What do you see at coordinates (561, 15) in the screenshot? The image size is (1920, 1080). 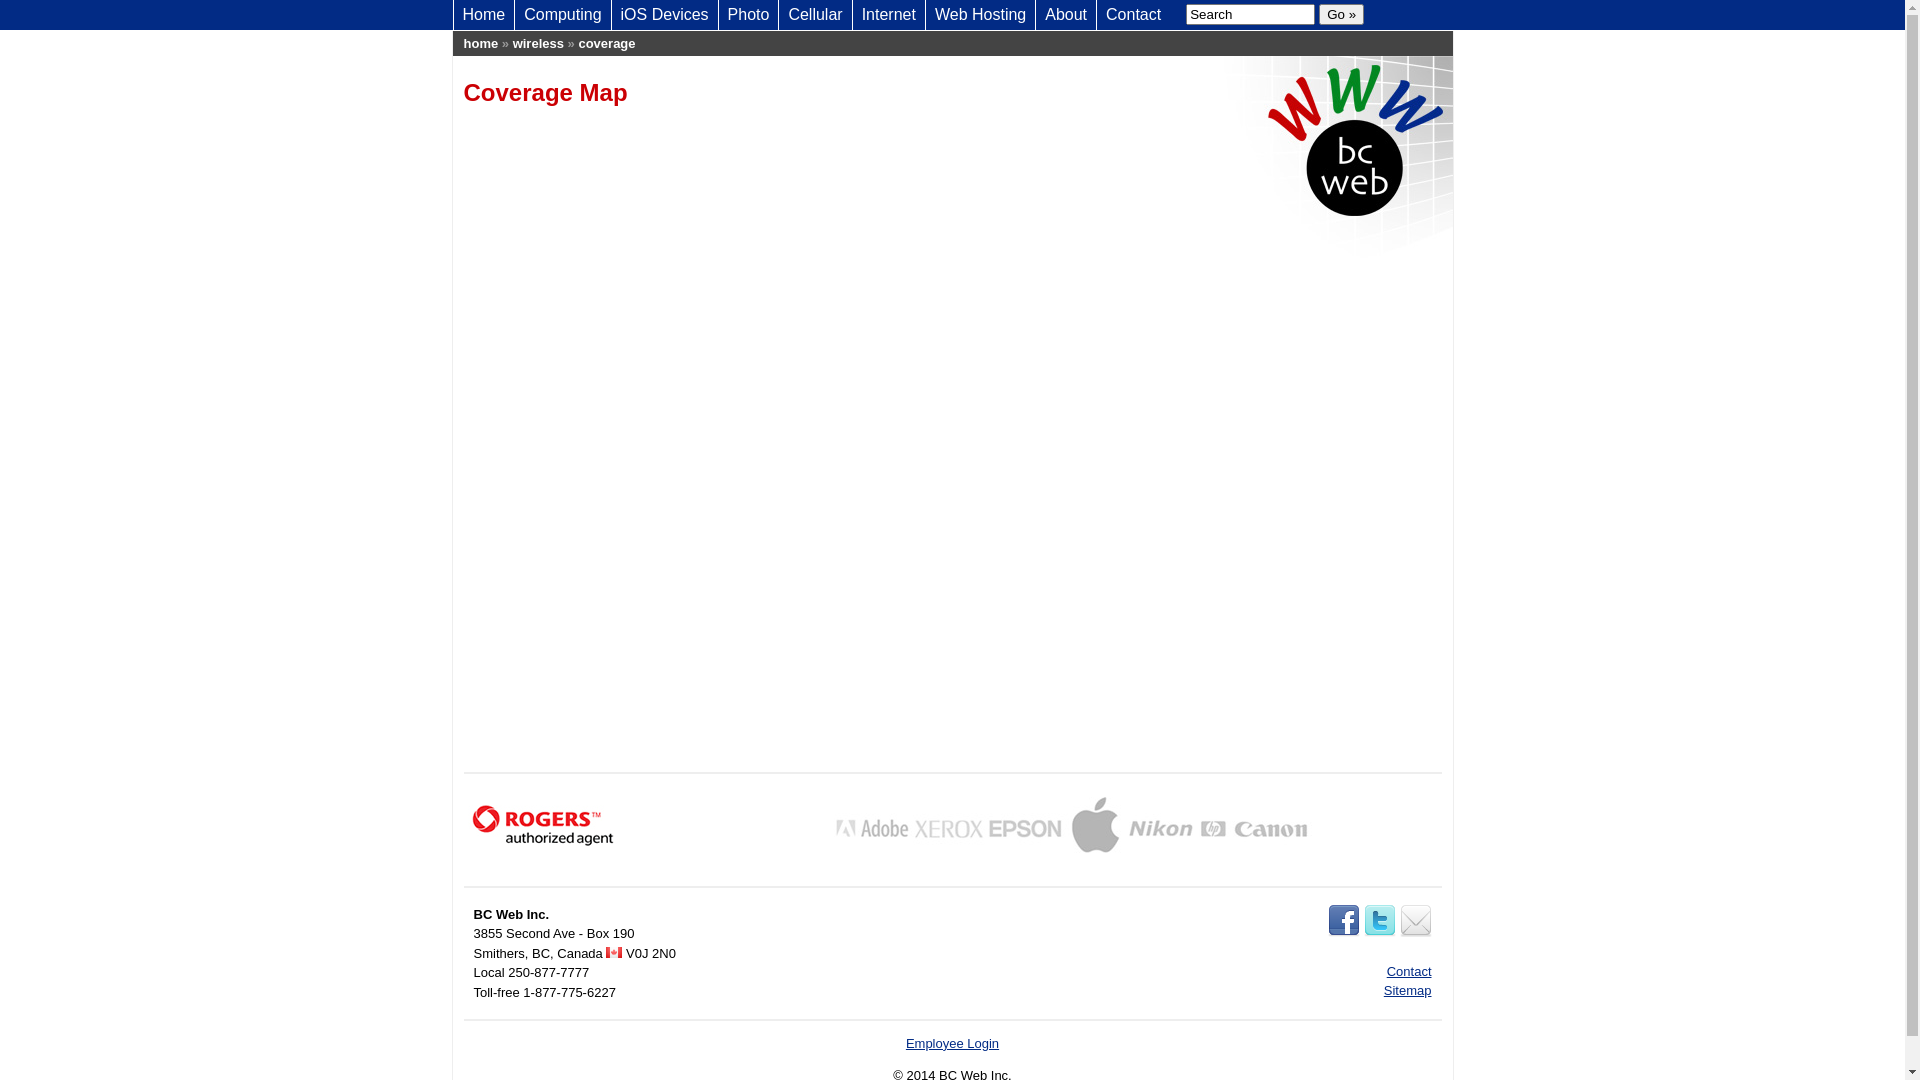 I see `'Computing'` at bounding box center [561, 15].